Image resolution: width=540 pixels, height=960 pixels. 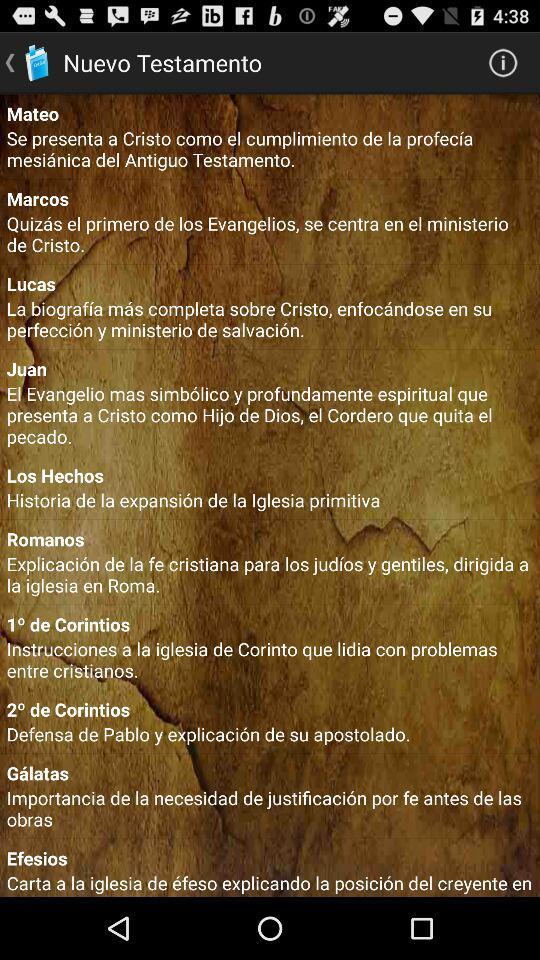 What do you see at coordinates (270, 414) in the screenshot?
I see `item above the los hechos icon` at bounding box center [270, 414].